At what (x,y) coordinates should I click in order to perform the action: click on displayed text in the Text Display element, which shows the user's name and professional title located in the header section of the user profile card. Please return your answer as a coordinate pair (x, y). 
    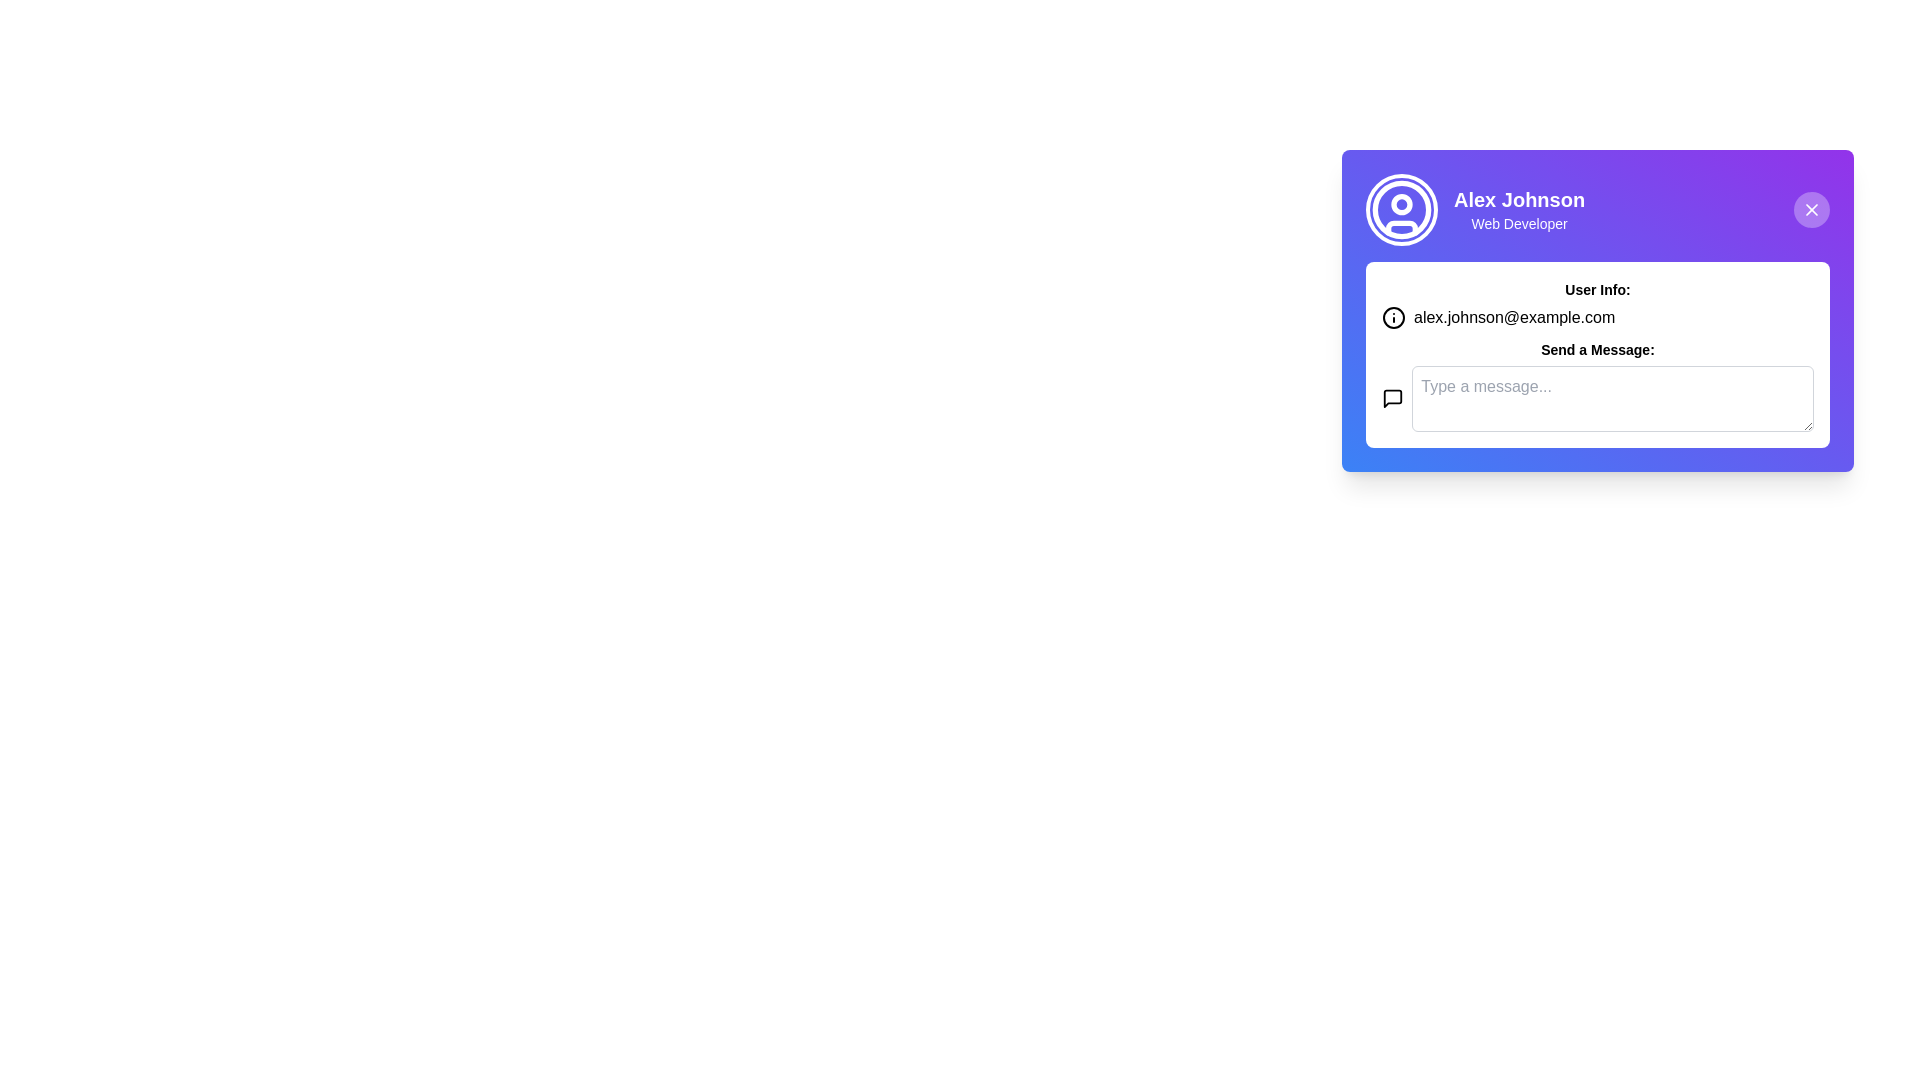
    Looking at the image, I should click on (1519, 209).